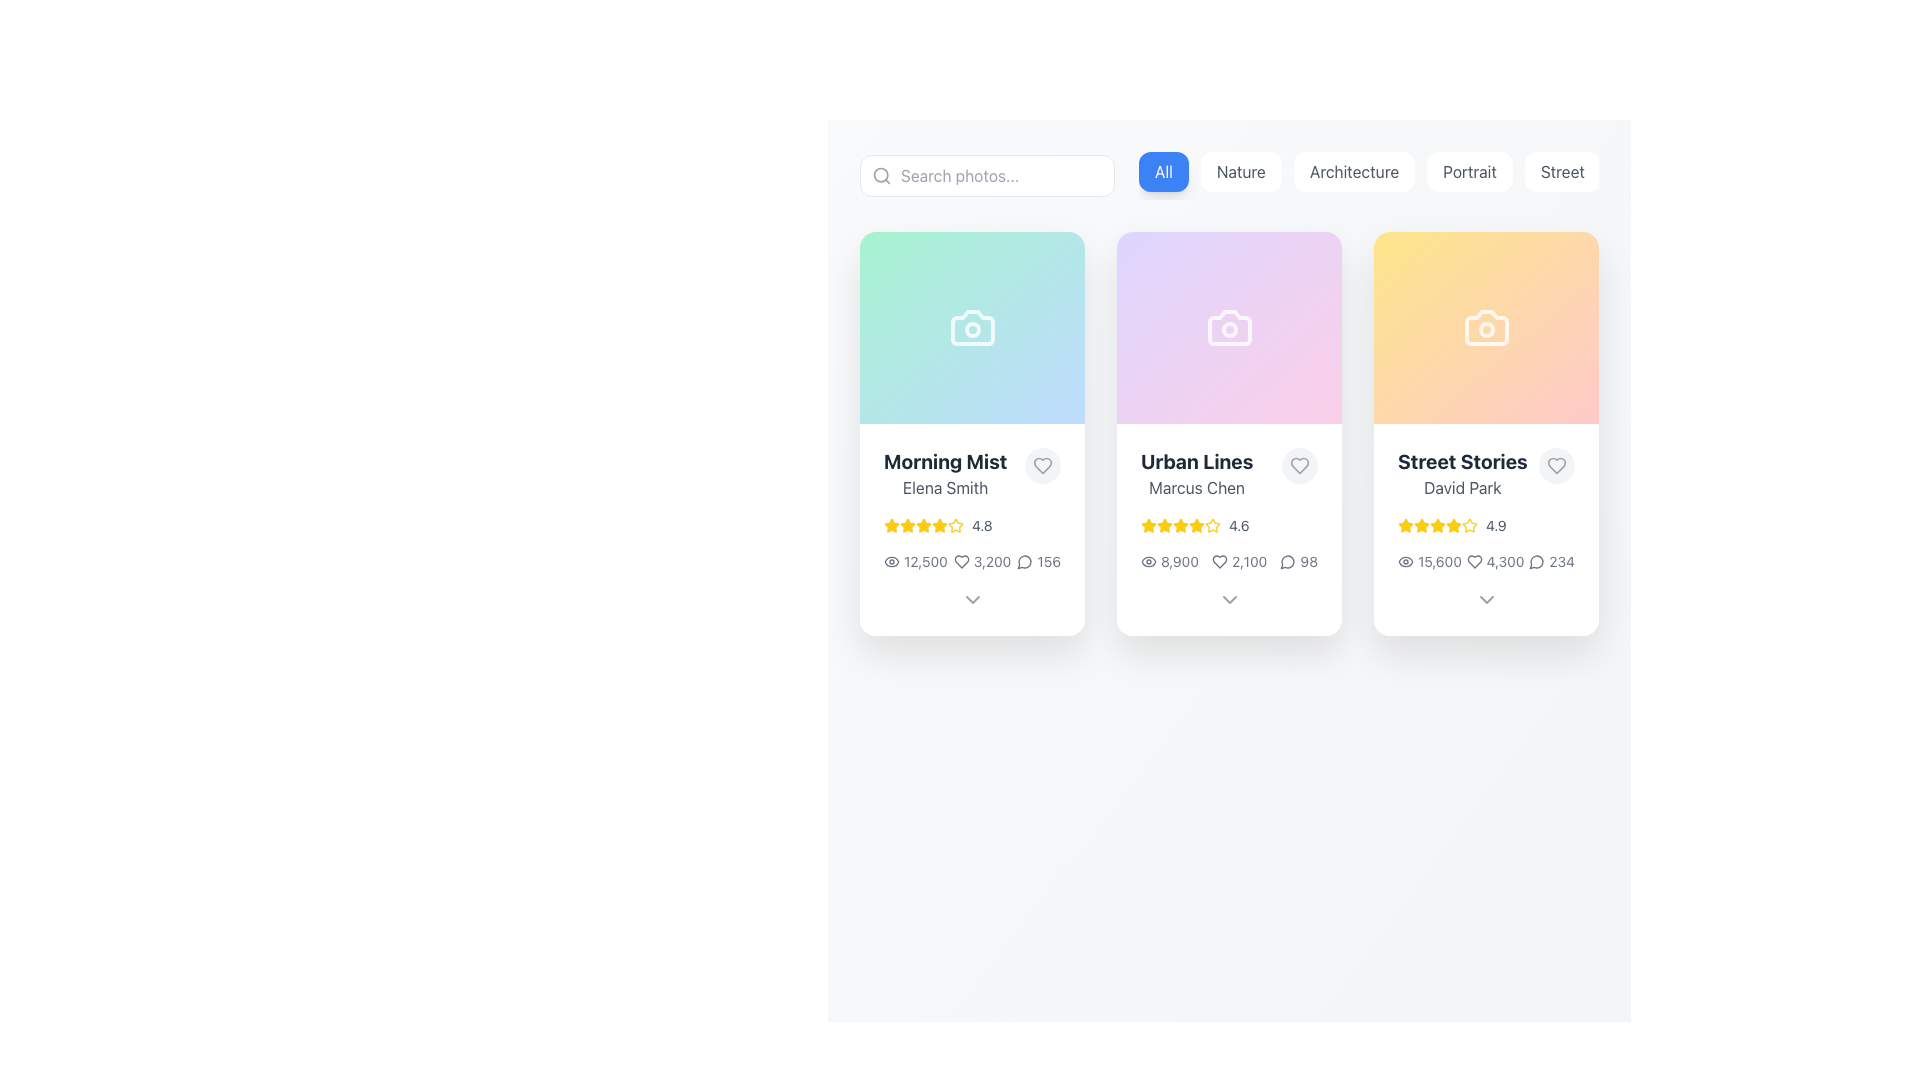 The width and height of the screenshot is (1920, 1080). What do you see at coordinates (1486, 562) in the screenshot?
I see `the heart icon located within the Text and icon information strip at the bottom of the 'Street Stories' card to like the content` at bounding box center [1486, 562].